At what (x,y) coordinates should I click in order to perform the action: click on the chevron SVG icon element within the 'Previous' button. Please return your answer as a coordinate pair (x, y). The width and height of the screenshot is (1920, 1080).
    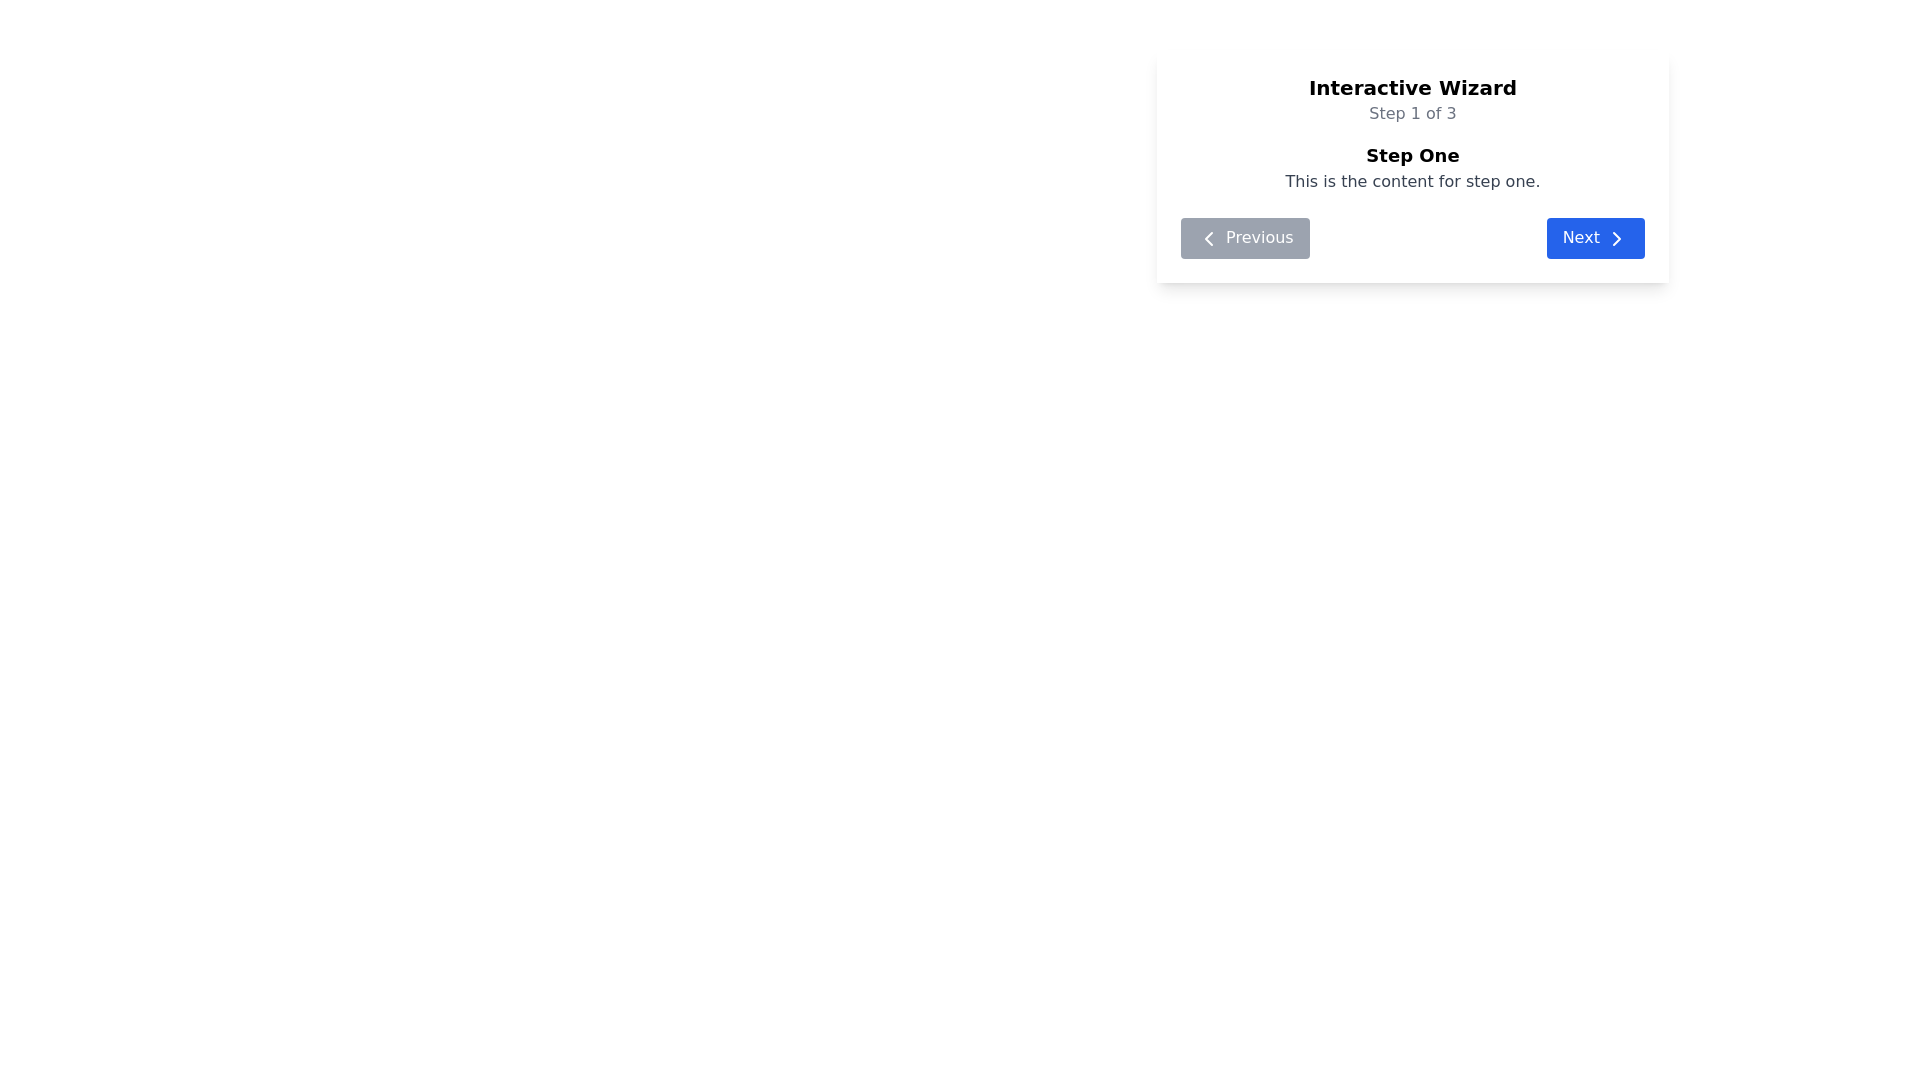
    Looking at the image, I should click on (1208, 237).